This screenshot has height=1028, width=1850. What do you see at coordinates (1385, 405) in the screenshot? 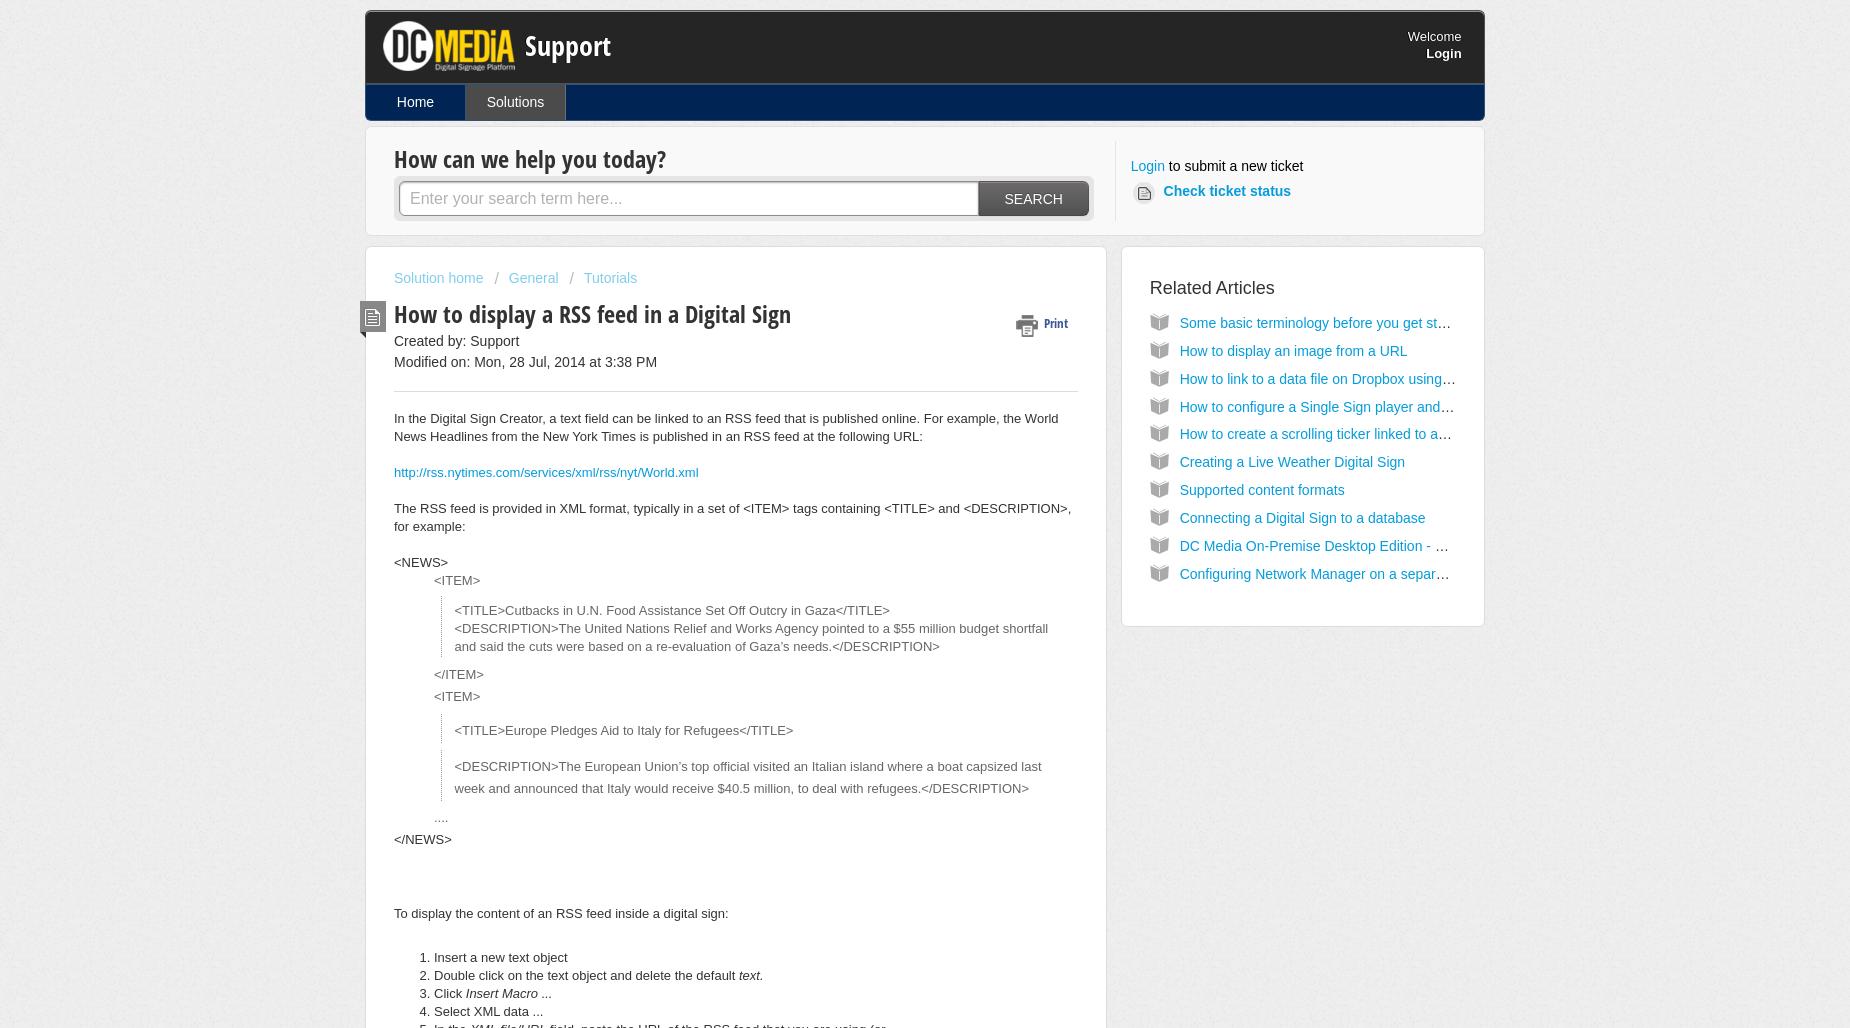
I see `'How to configure a Single Sign player and a Single Sign Scheduler'` at bounding box center [1385, 405].